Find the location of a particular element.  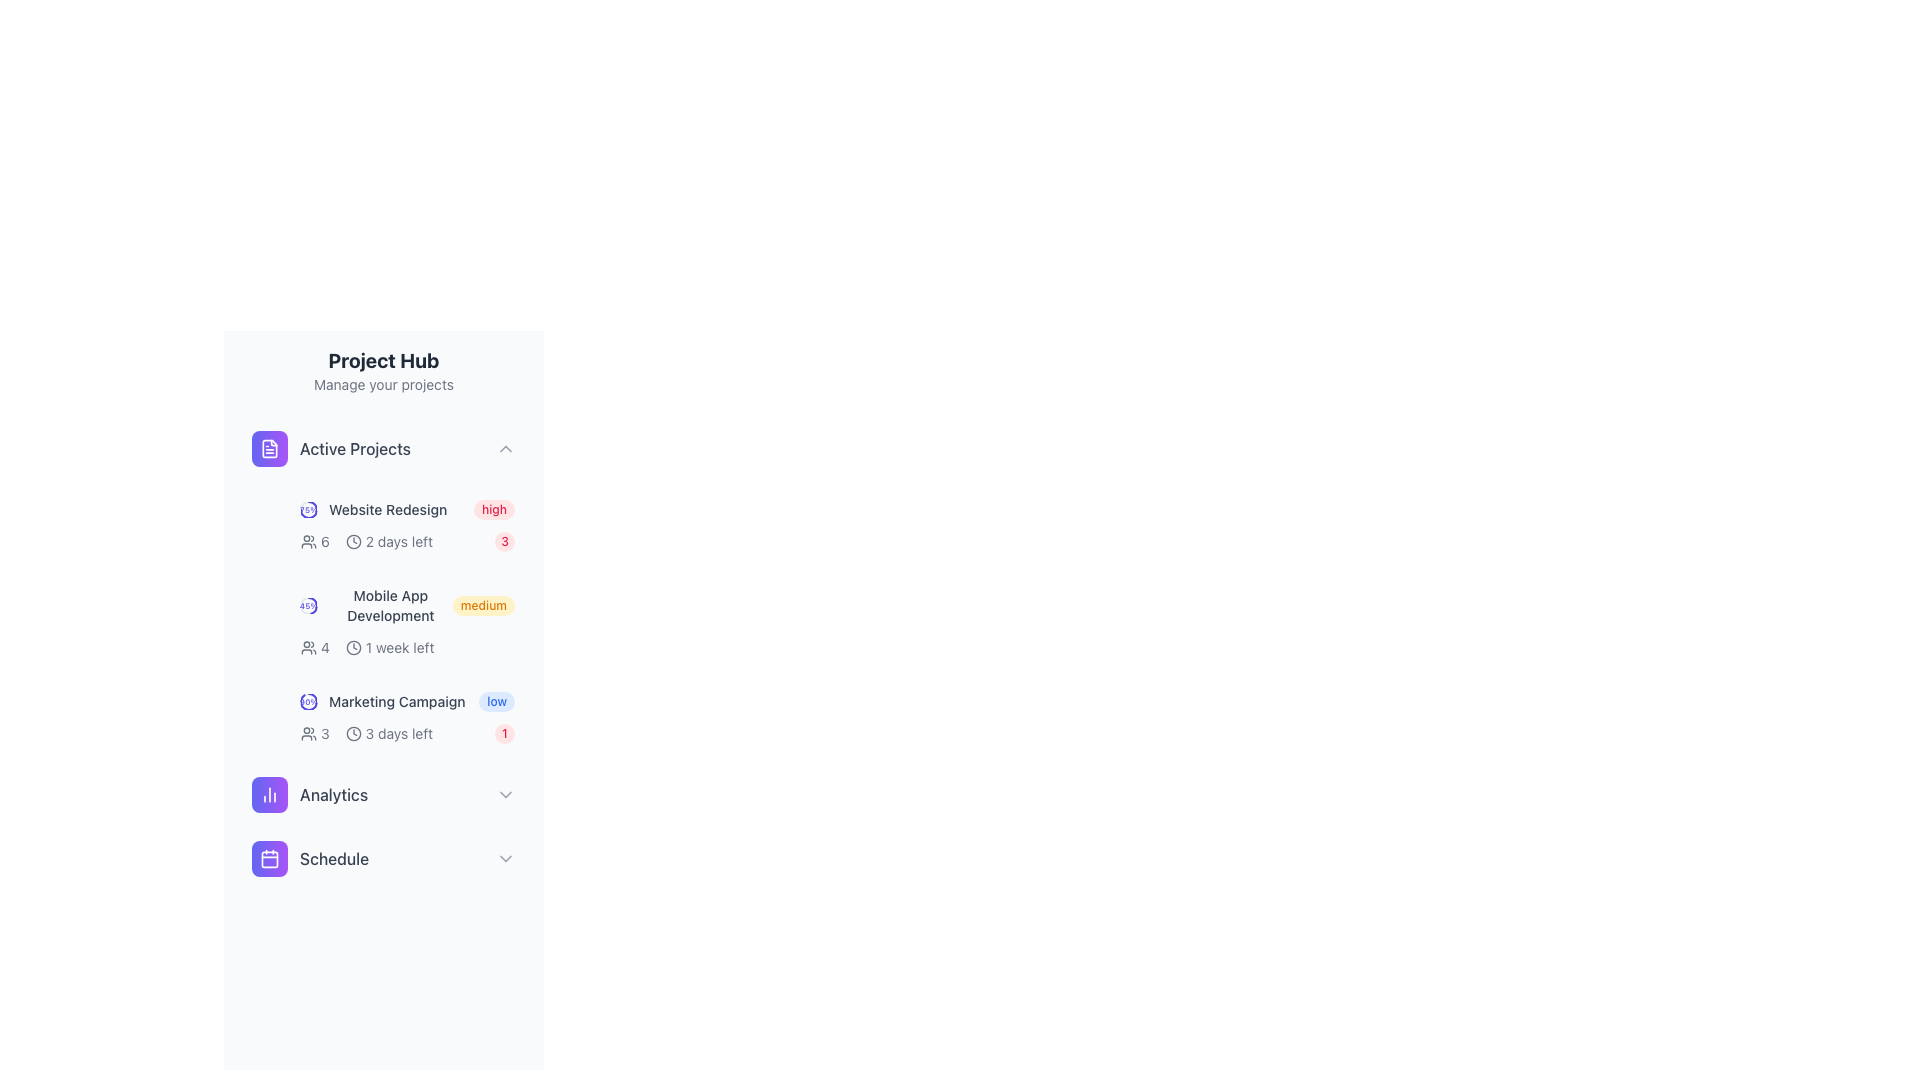

the 'Schedule' navigation link icon, which is a calendar icon accompanied by a text label styled in medium gray, located in the vertical navigation menu under the 'Analytics' section is located at coordinates (309, 858).